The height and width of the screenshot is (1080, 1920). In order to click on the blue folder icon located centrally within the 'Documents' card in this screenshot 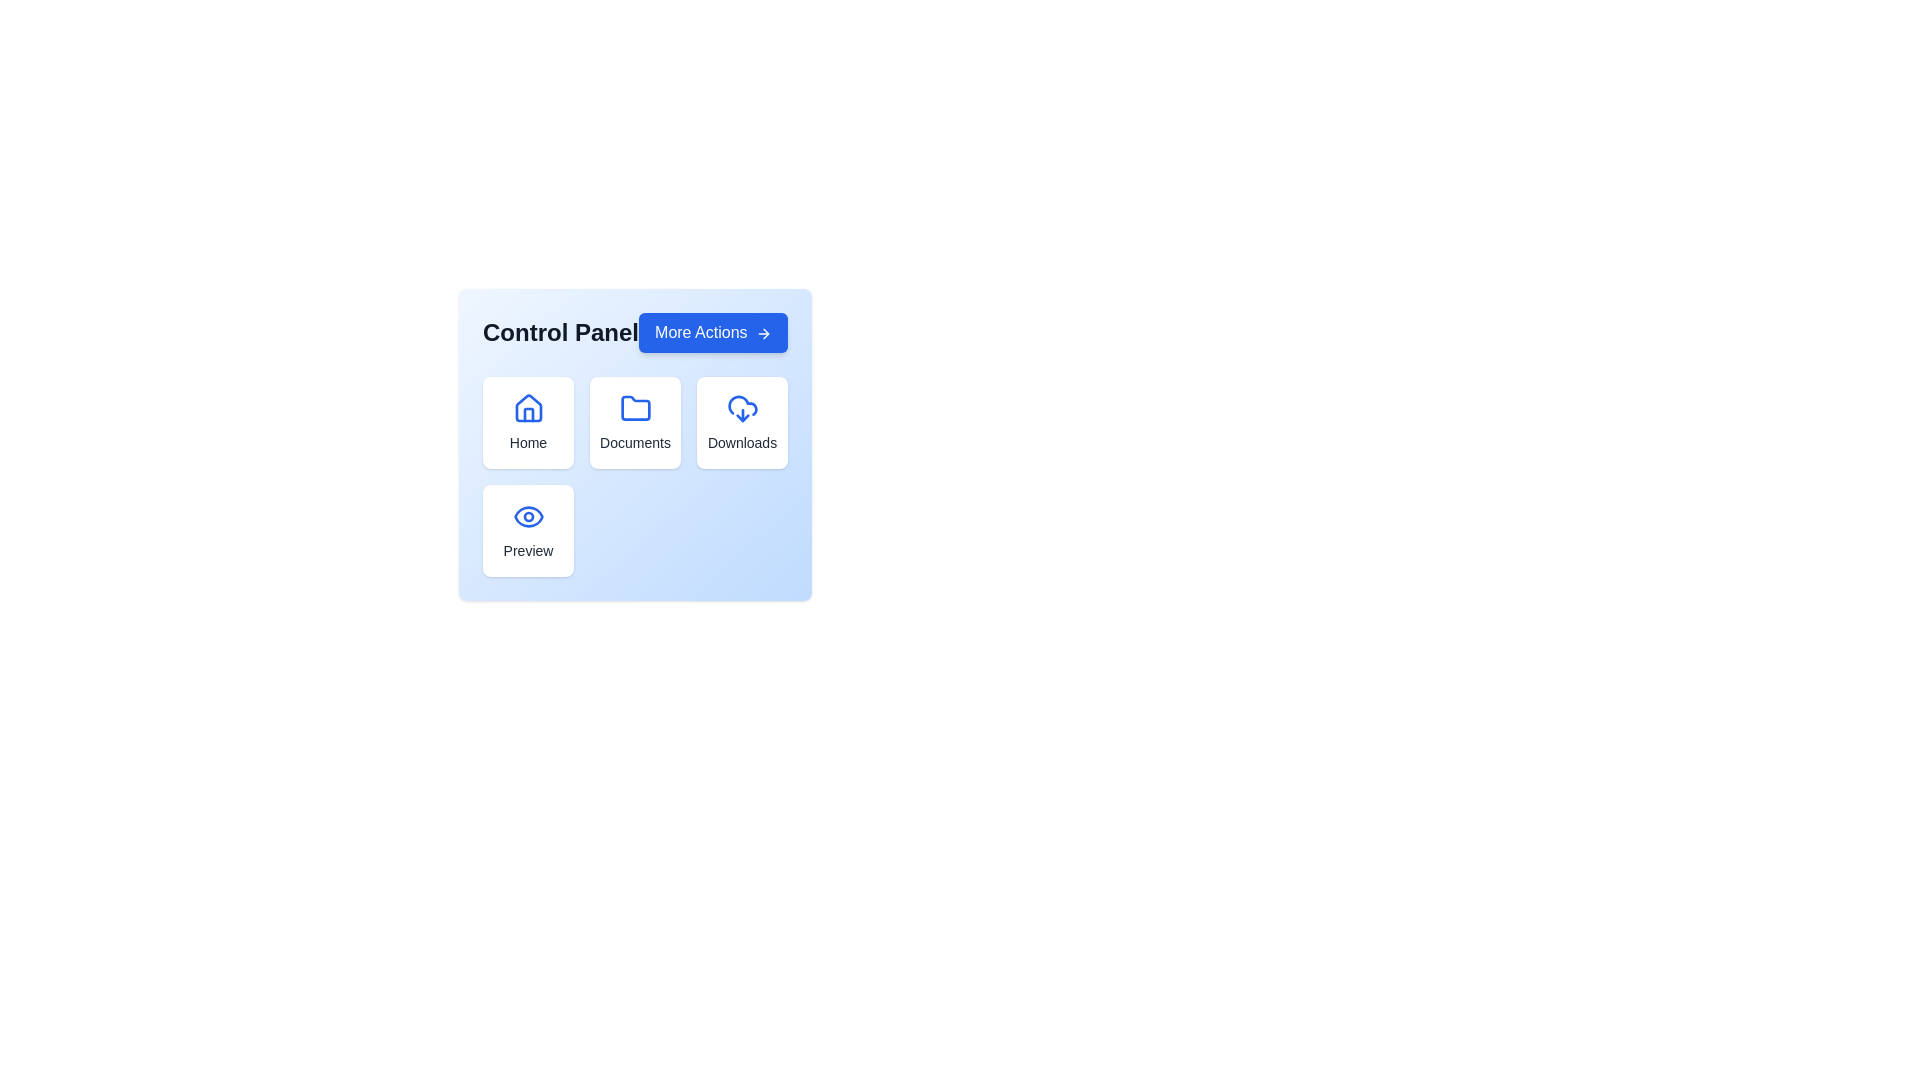, I will do `click(634, 407)`.